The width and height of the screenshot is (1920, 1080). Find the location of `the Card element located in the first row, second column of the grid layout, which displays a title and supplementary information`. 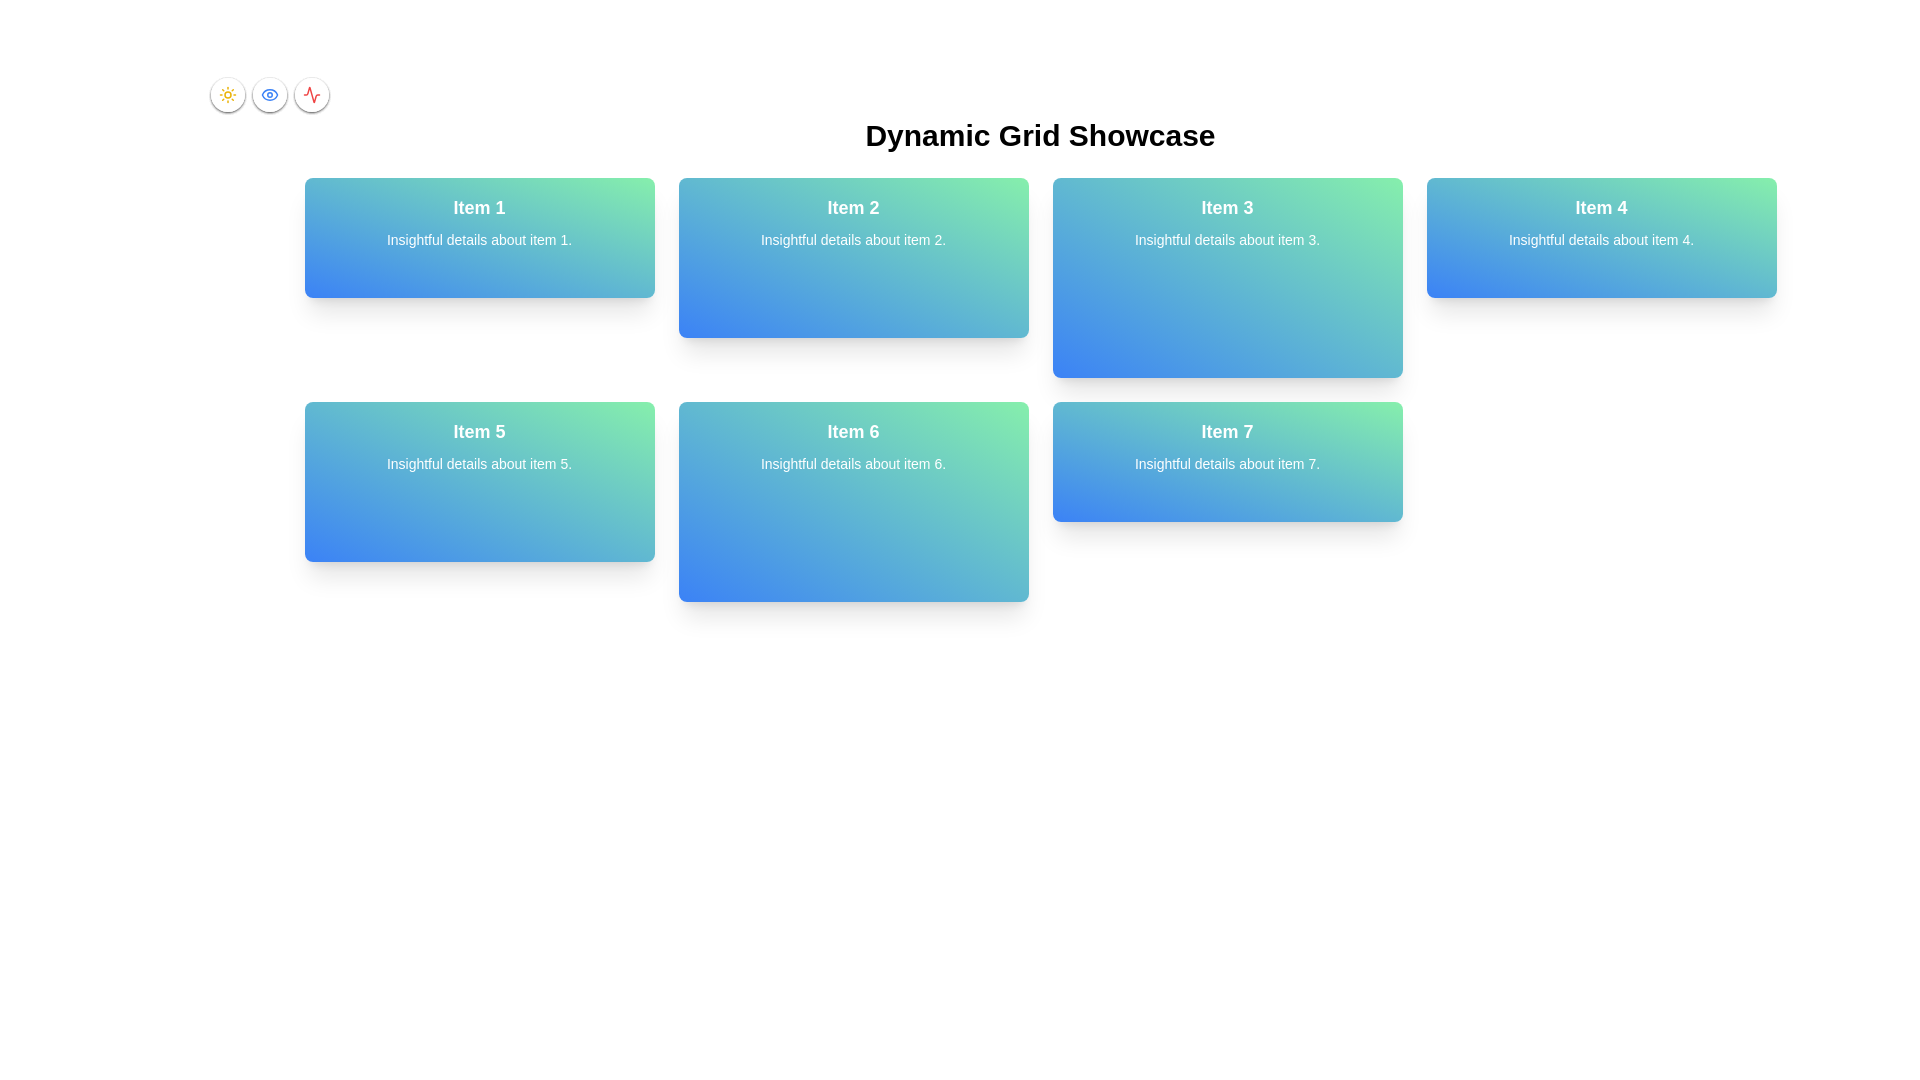

the Card element located in the first row, second column of the grid layout, which displays a title and supplementary information is located at coordinates (853, 257).